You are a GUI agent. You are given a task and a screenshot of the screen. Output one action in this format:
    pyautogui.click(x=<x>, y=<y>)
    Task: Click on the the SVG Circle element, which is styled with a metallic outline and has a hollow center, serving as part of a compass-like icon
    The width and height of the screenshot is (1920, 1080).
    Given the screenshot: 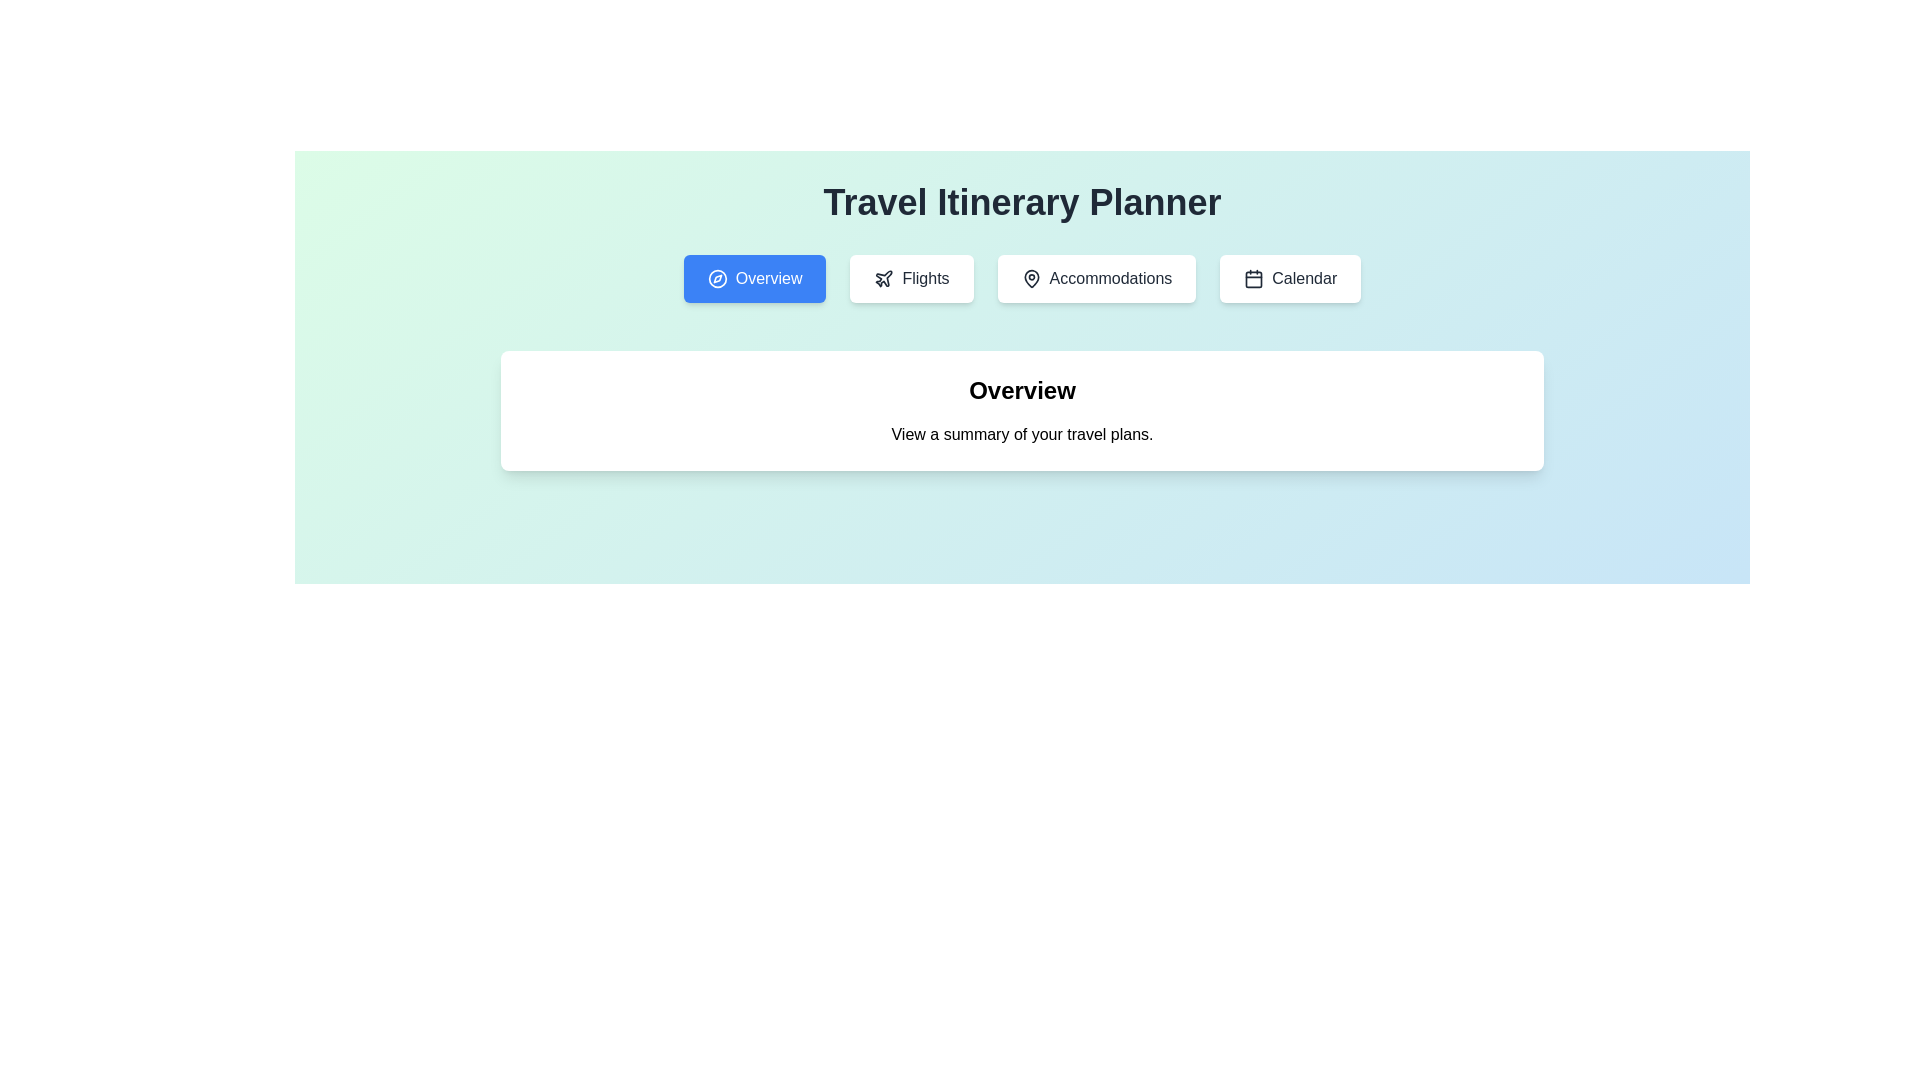 What is the action you would take?
    pyautogui.click(x=717, y=278)
    